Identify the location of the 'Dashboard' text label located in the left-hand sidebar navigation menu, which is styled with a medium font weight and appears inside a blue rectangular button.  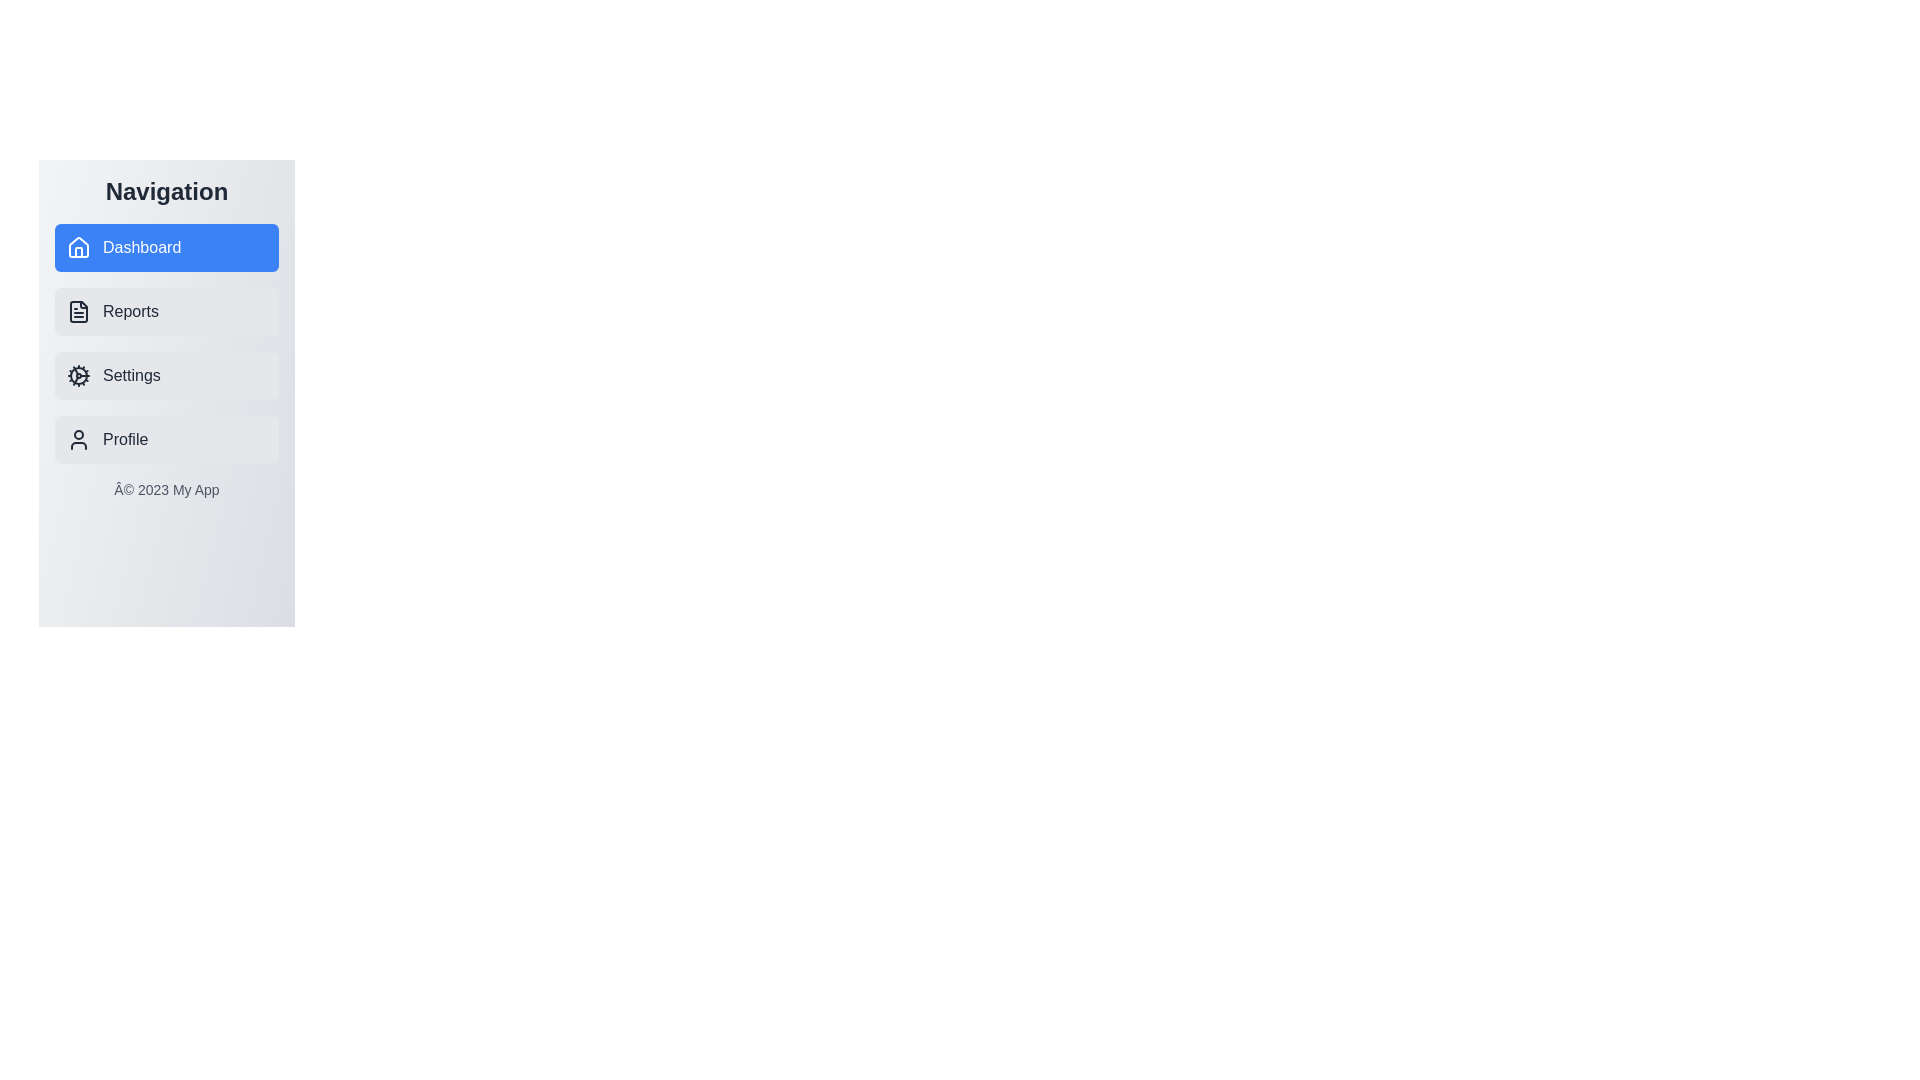
(141, 246).